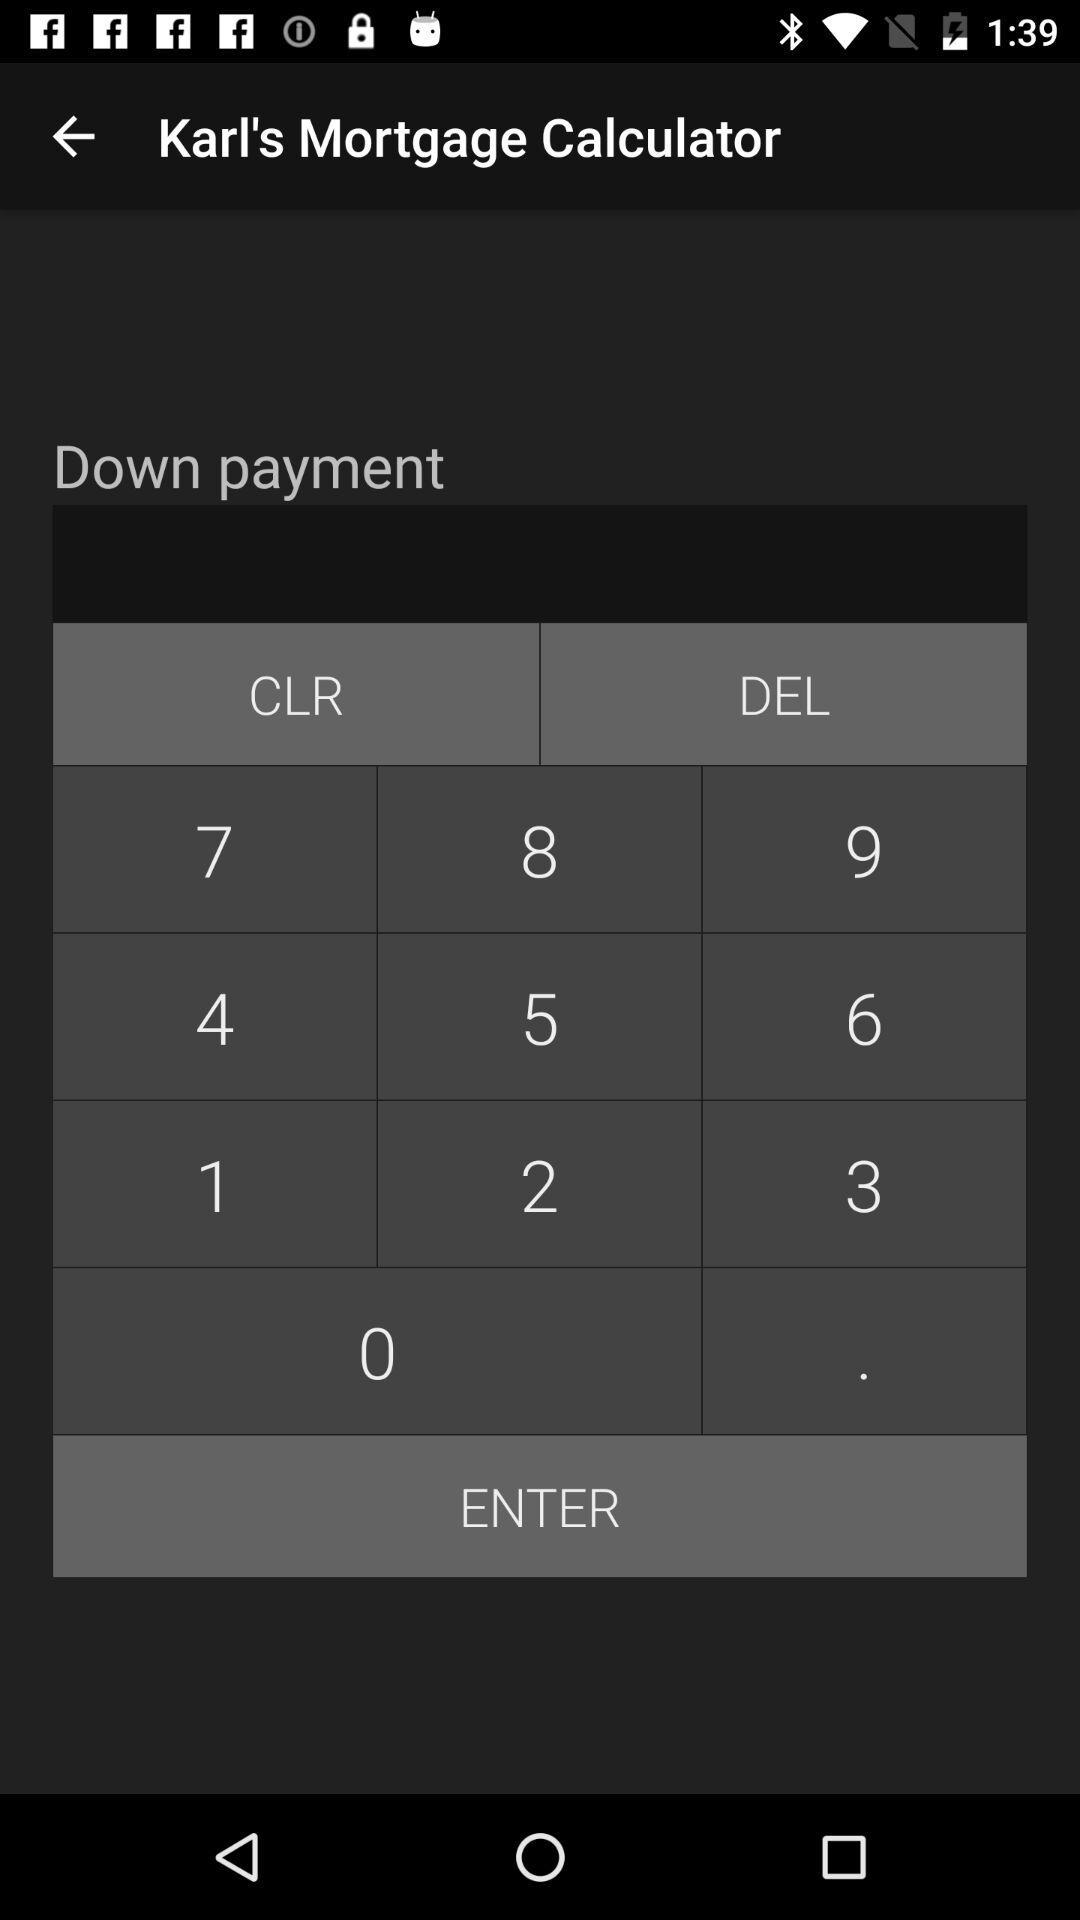  I want to click on the icon at the top left corner, so click(72, 135).